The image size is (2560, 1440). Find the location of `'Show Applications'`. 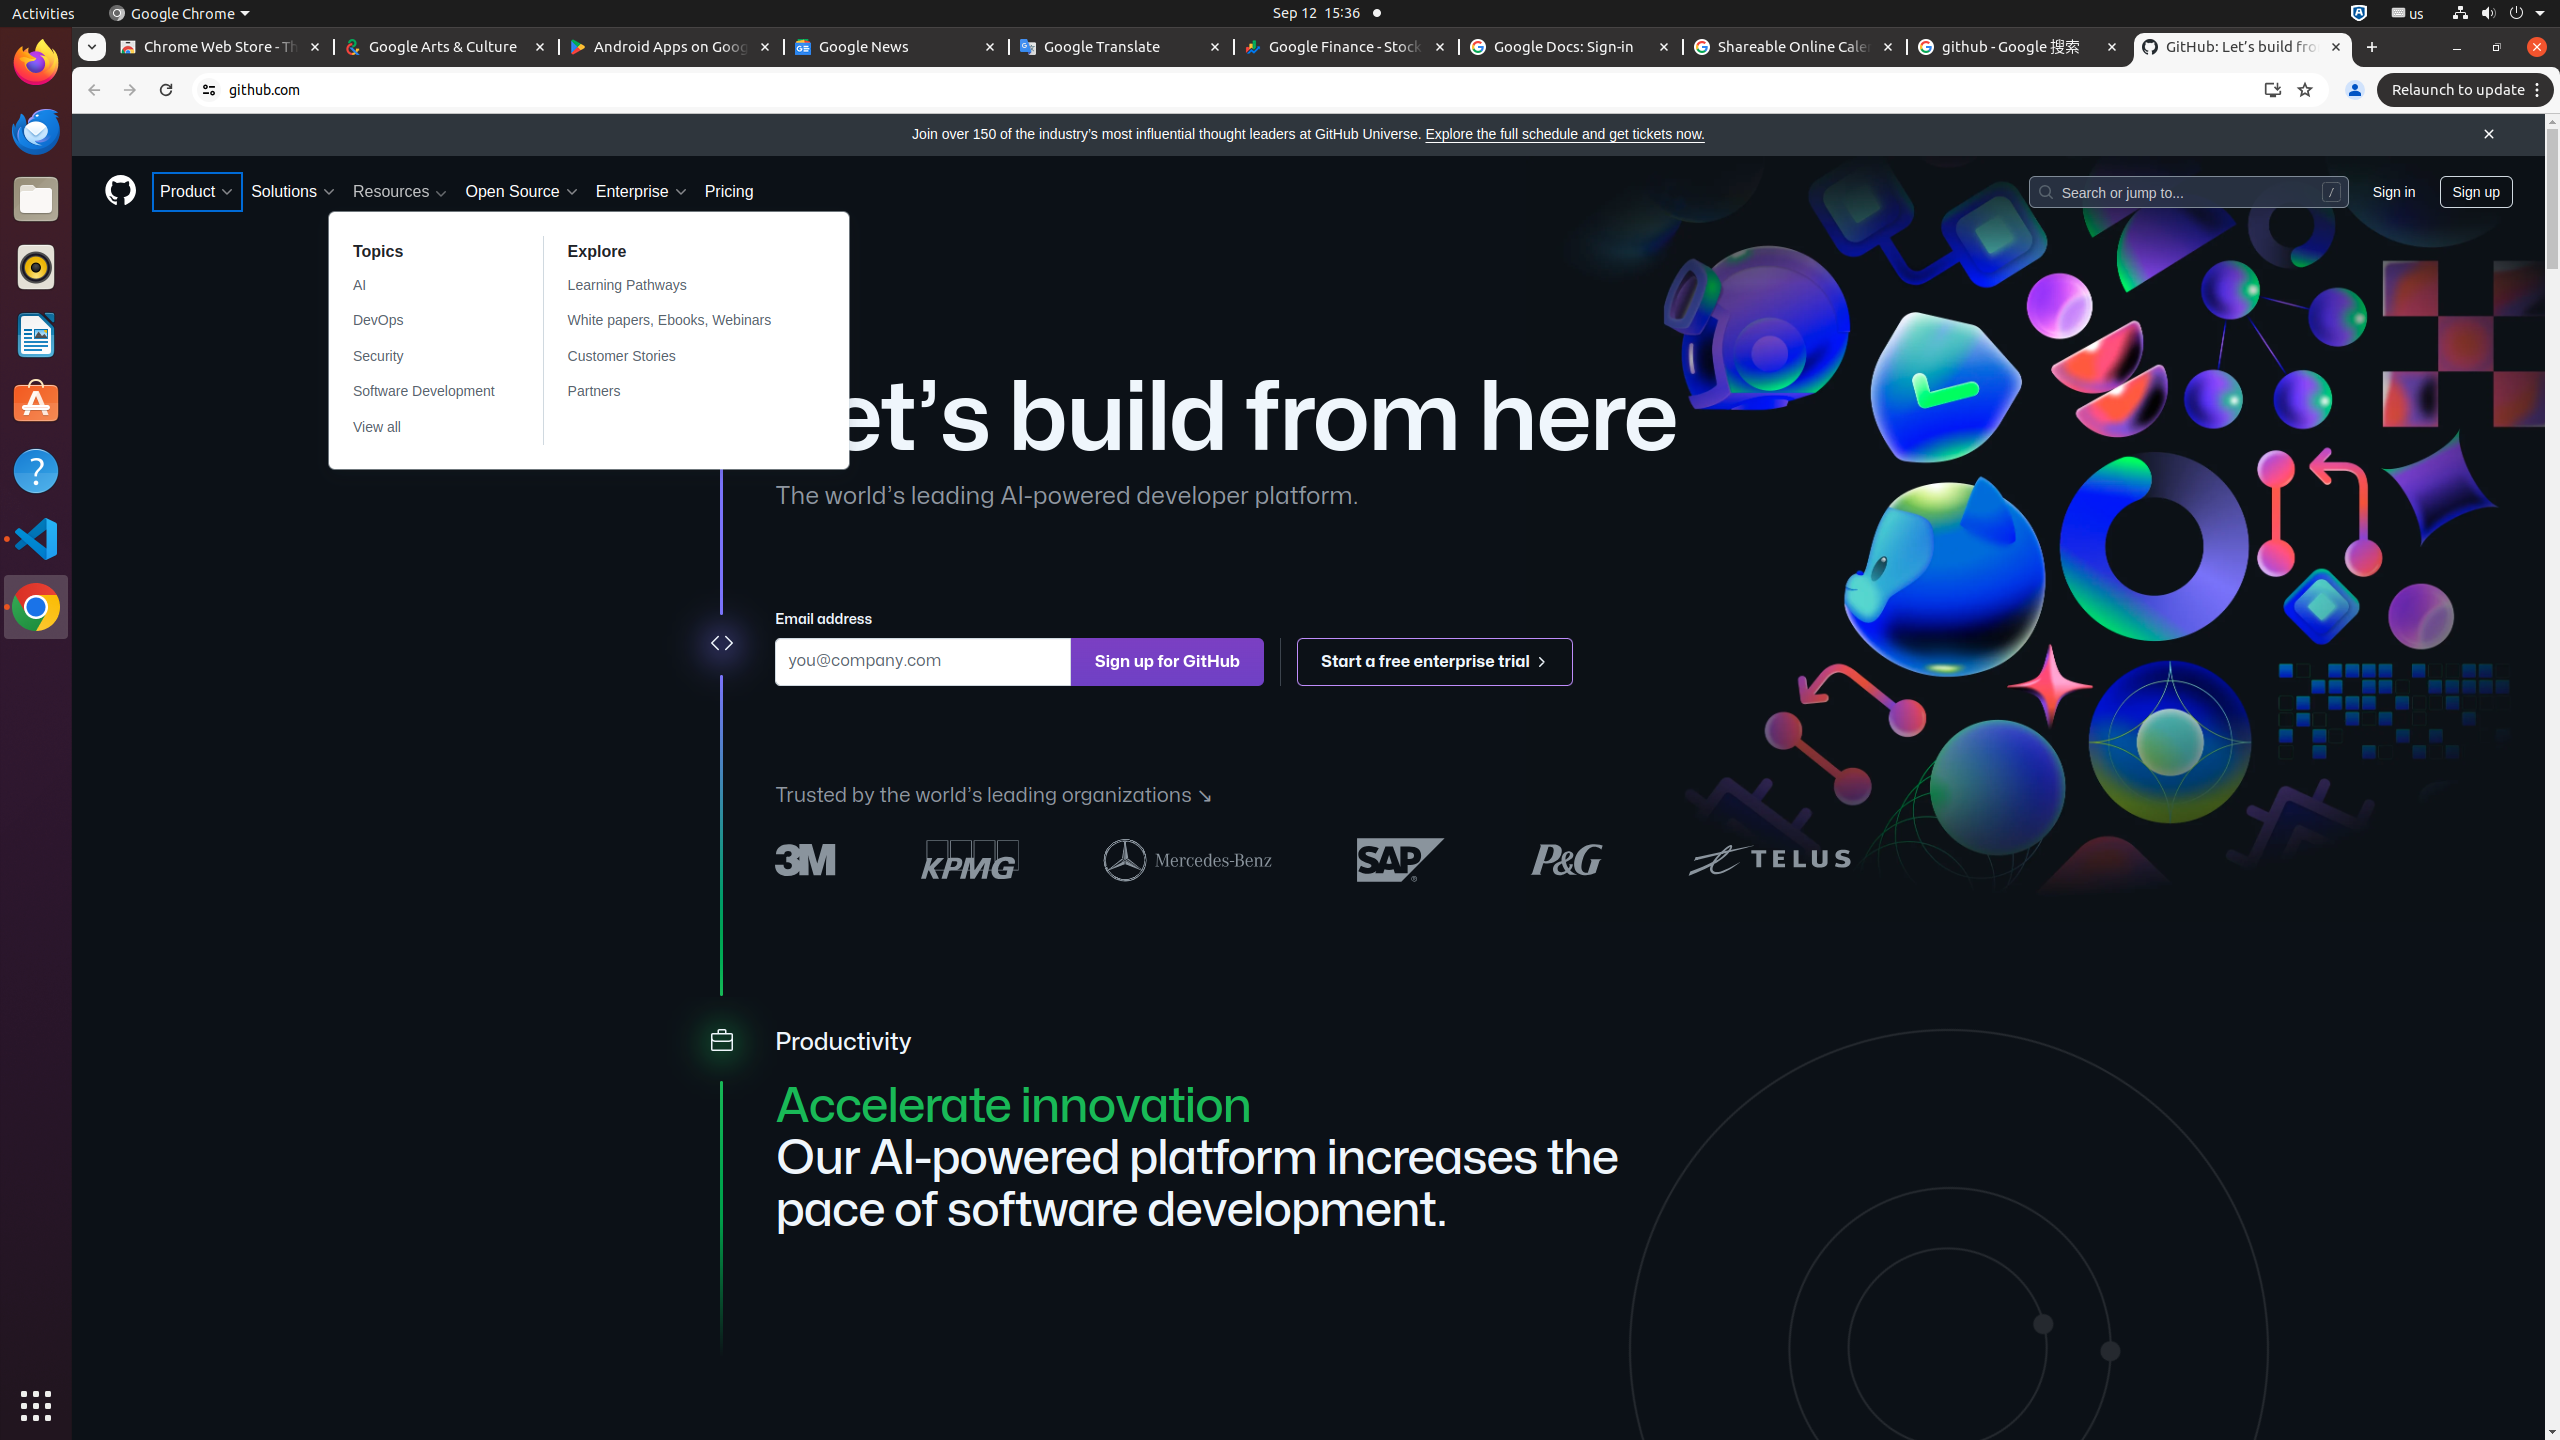

'Show Applications' is located at coordinates (36, 1405).